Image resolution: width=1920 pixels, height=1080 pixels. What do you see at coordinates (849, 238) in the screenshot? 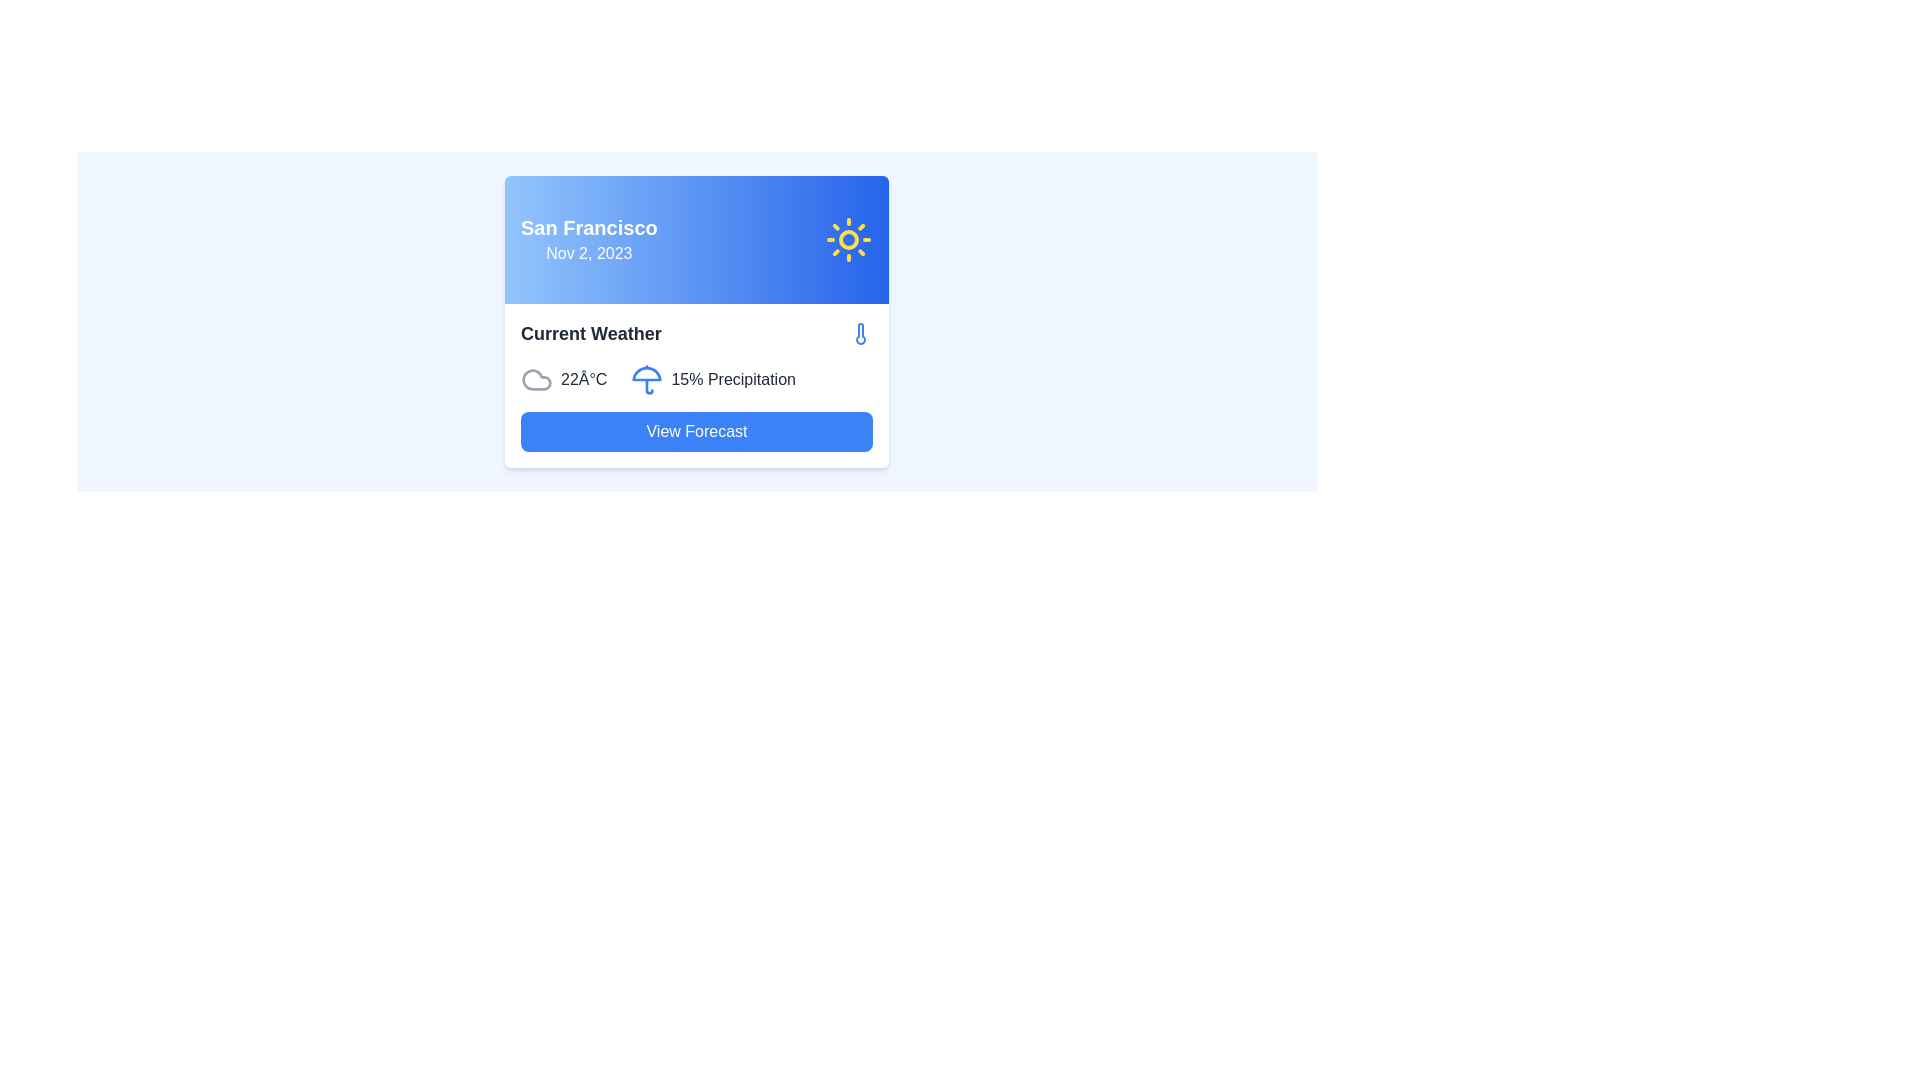
I see `the center circle within the sun icon on the weather card, which indicates sunny weather conditions` at bounding box center [849, 238].